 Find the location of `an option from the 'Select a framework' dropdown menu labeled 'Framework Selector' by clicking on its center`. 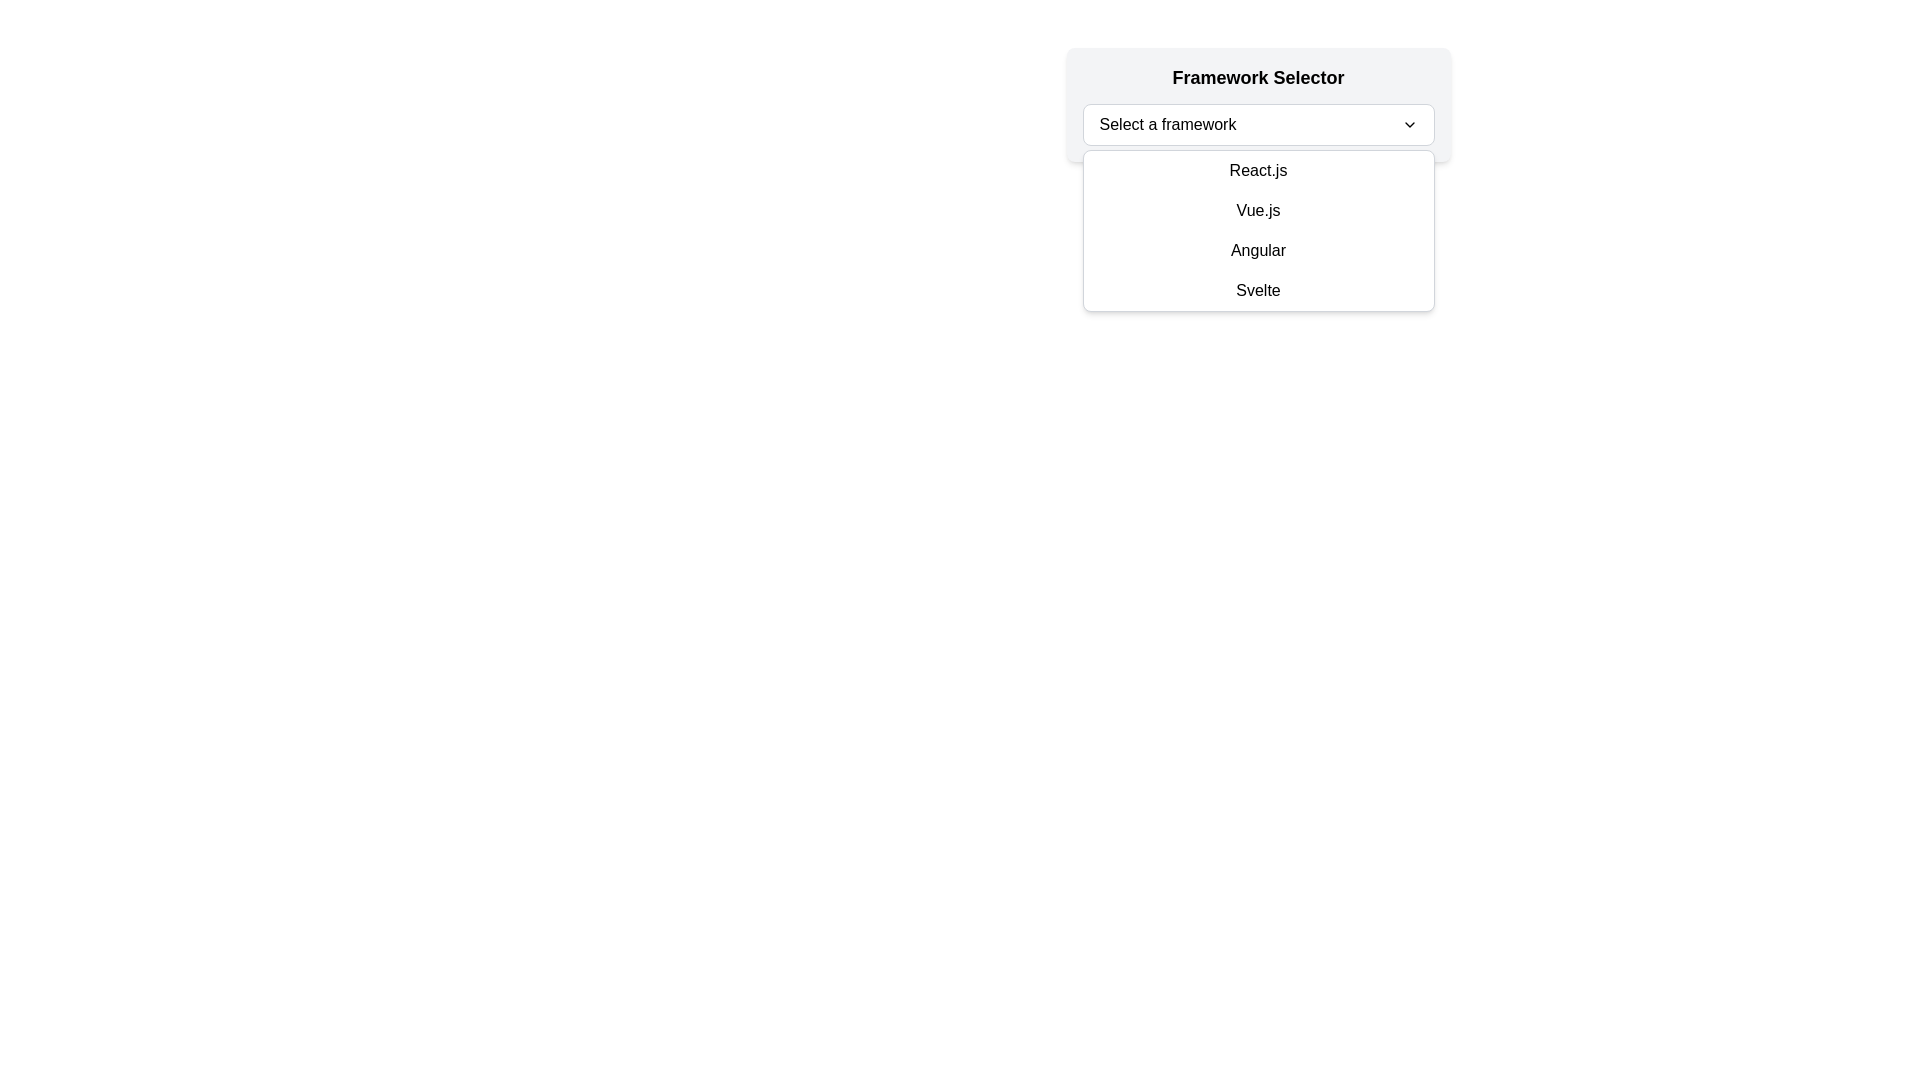

an option from the 'Select a framework' dropdown menu labeled 'Framework Selector' by clicking on its center is located at coordinates (1257, 104).